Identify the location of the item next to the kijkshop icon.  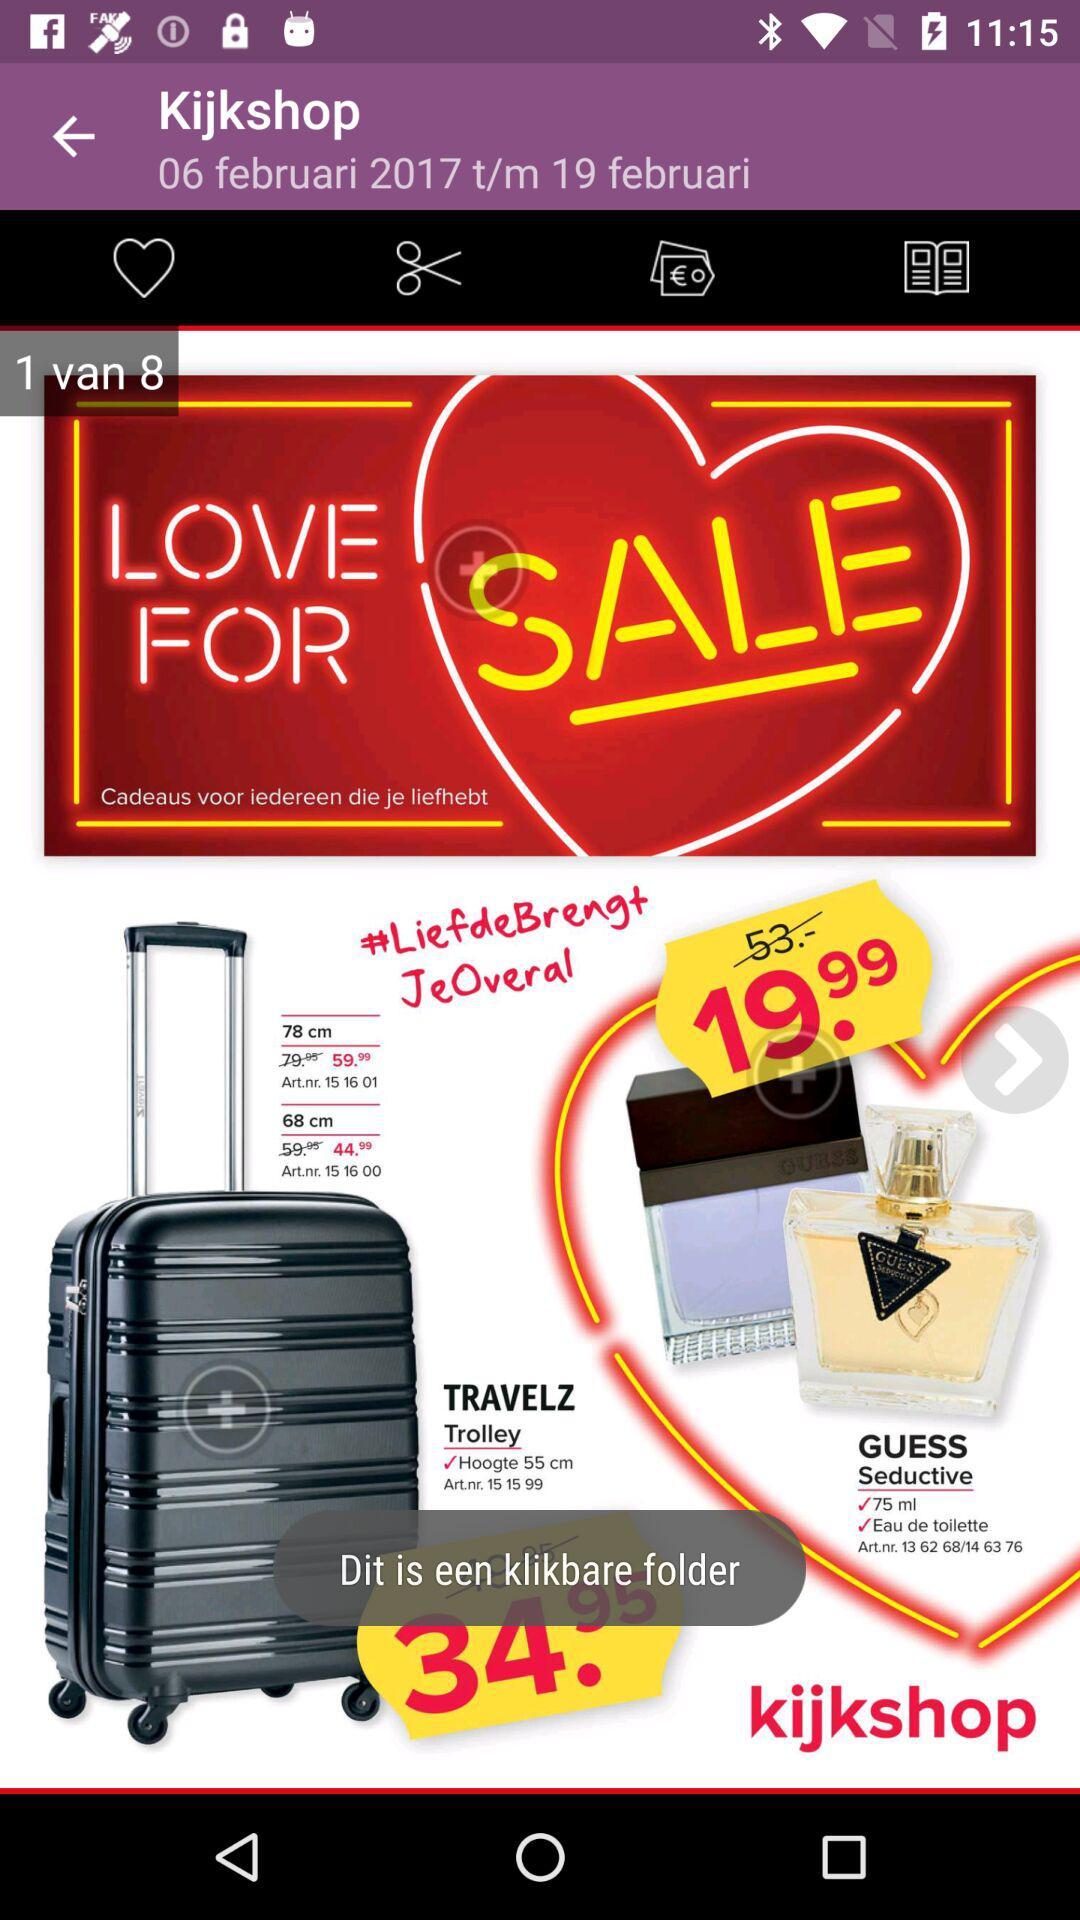
(72, 135).